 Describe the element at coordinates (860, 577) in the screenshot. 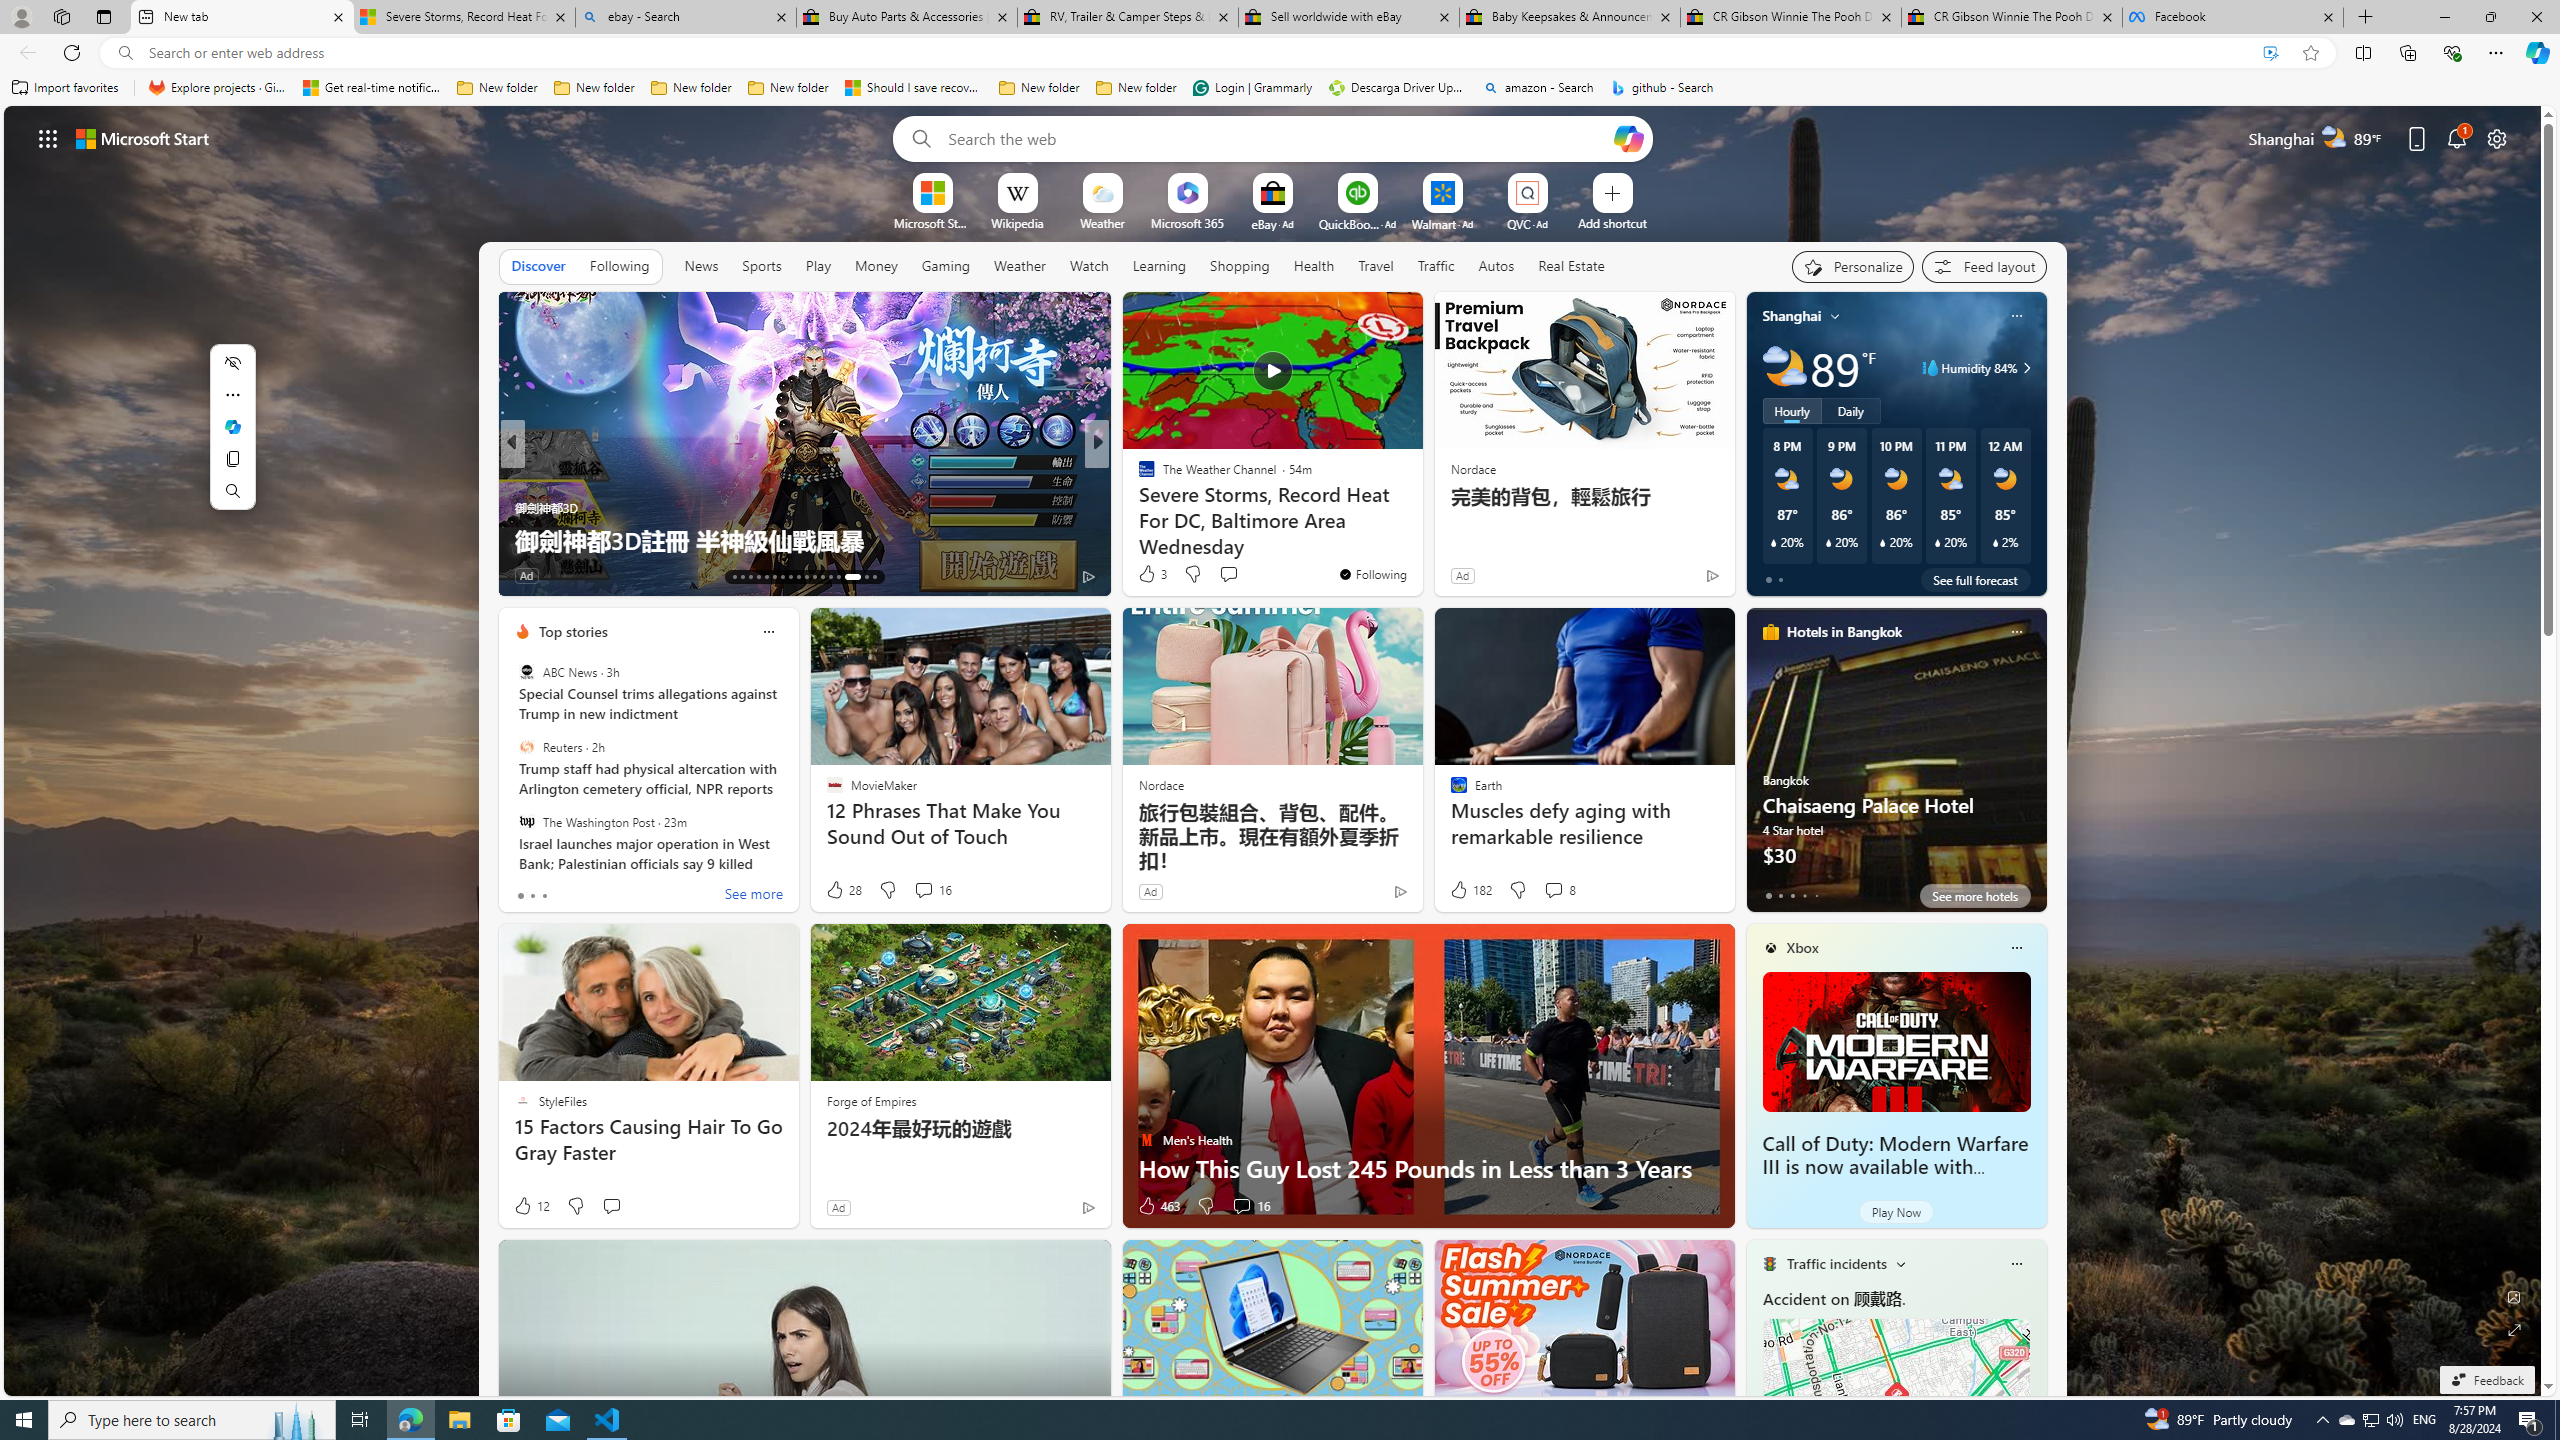

I see `'AutomationID: tab-28'` at that location.